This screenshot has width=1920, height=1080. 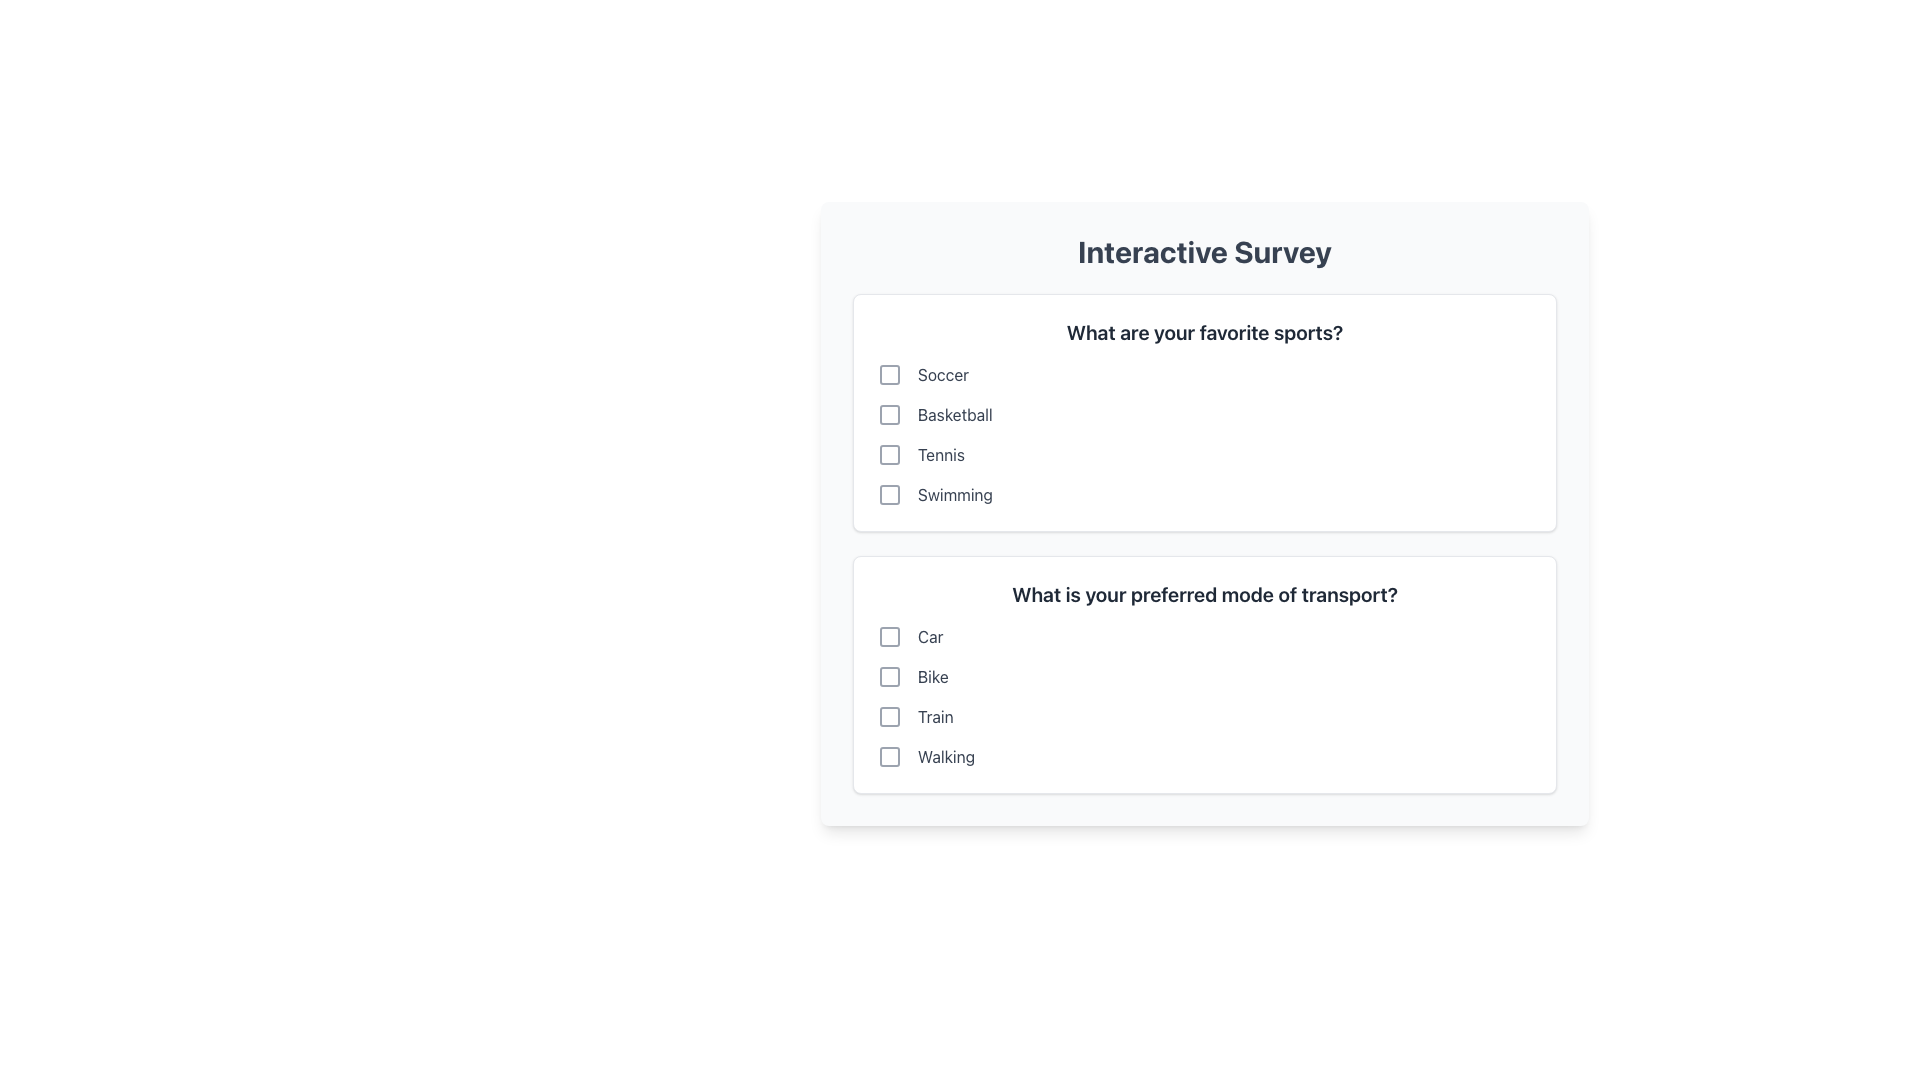 What do you see at coordinates (888, 414) in the screenshot?
I see `the second checkbox` at bounding box center [888, 414].